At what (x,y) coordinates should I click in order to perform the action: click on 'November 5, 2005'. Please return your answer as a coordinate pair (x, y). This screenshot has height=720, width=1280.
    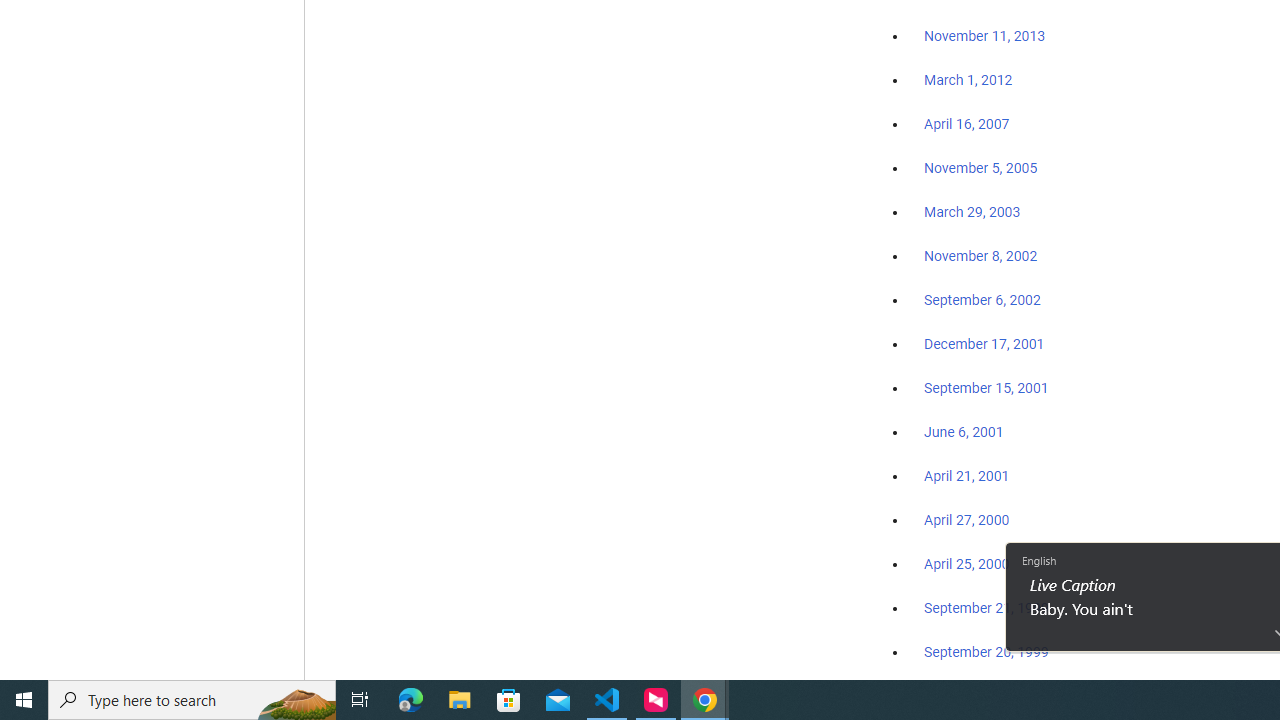
    Looking at the image, I should click on (981, 167).